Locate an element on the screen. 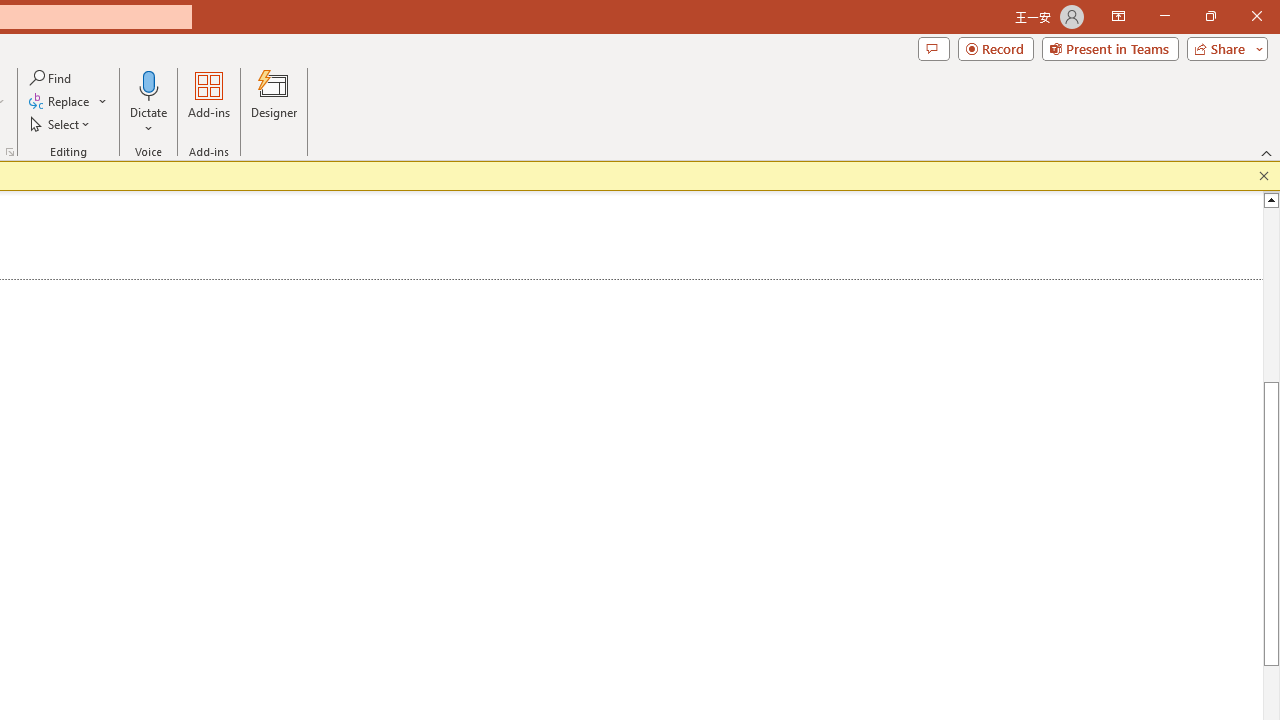 This screenshot has width=1280, height=720. 'Close this message' is located at coordinates (1263, 175).